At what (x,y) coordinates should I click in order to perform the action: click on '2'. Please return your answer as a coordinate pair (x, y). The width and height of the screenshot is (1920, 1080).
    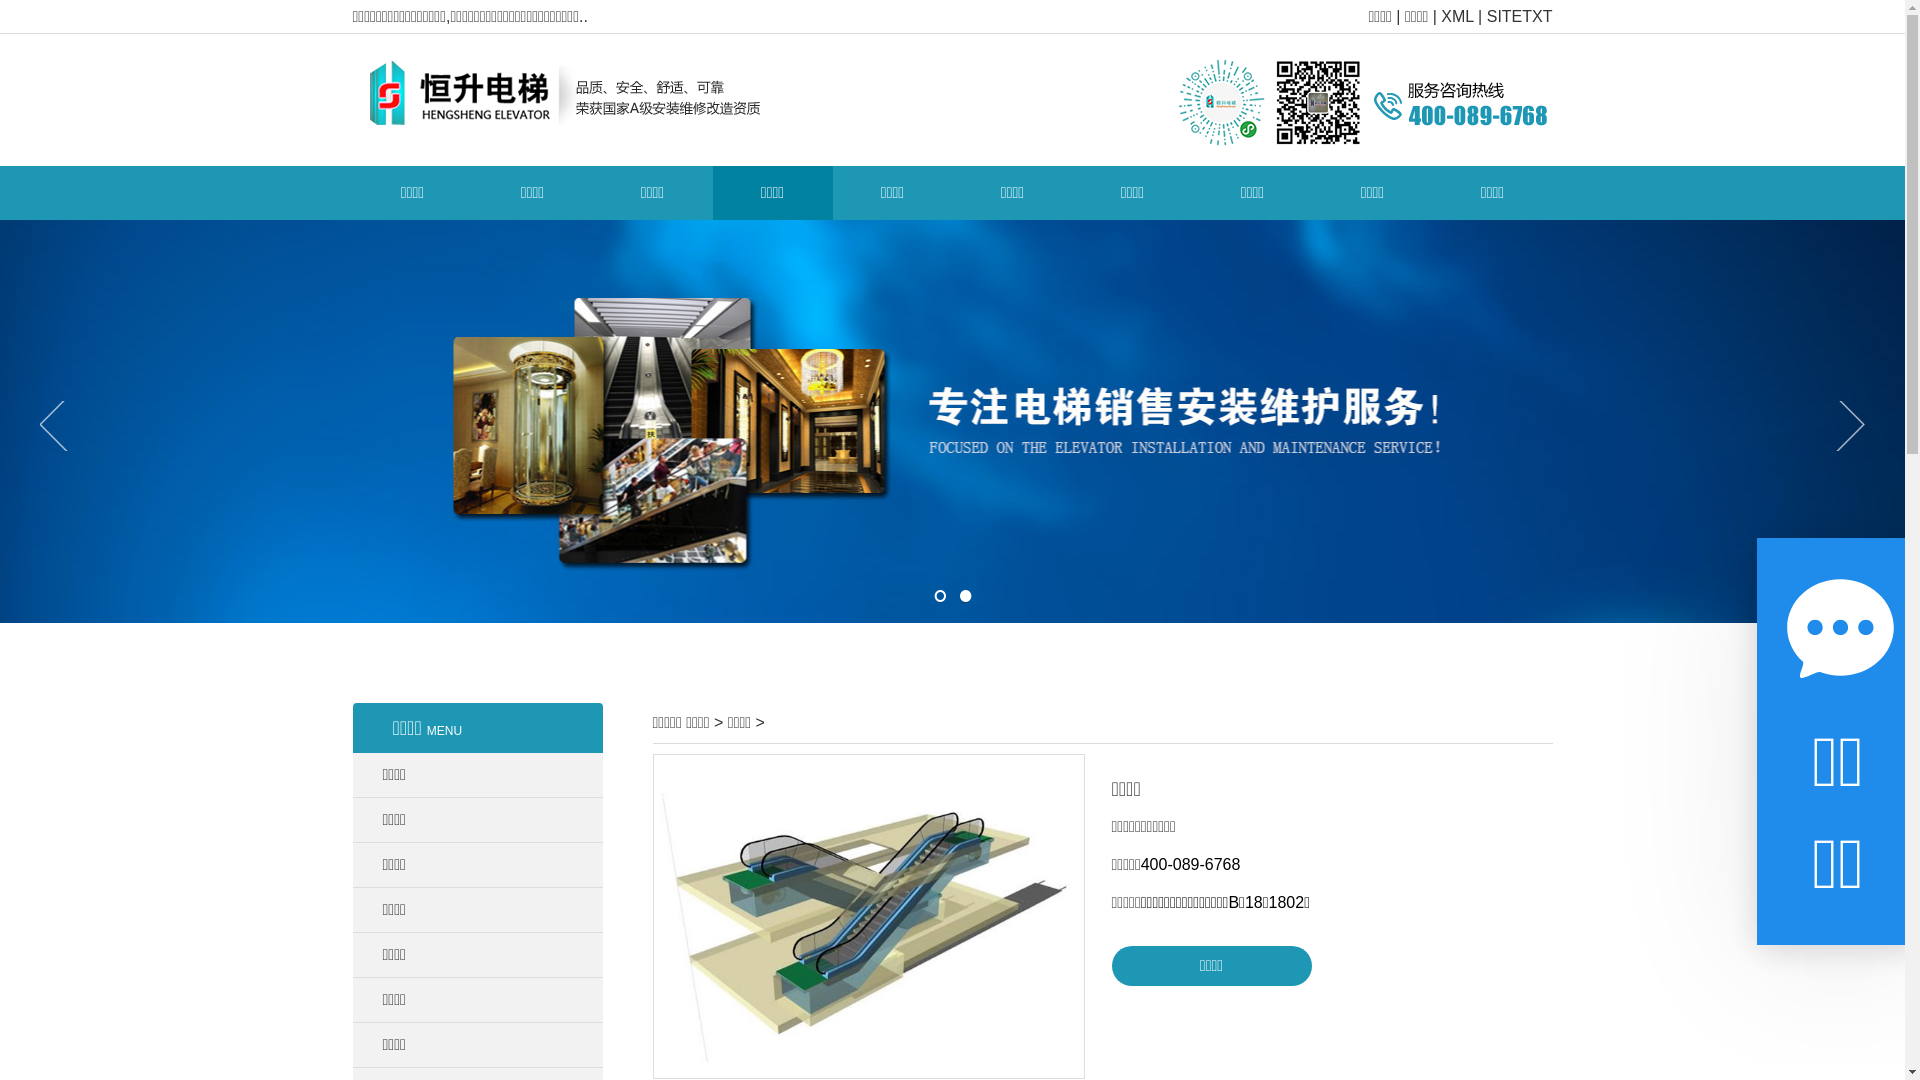
    Looking at the image, I should click on (957, 595).